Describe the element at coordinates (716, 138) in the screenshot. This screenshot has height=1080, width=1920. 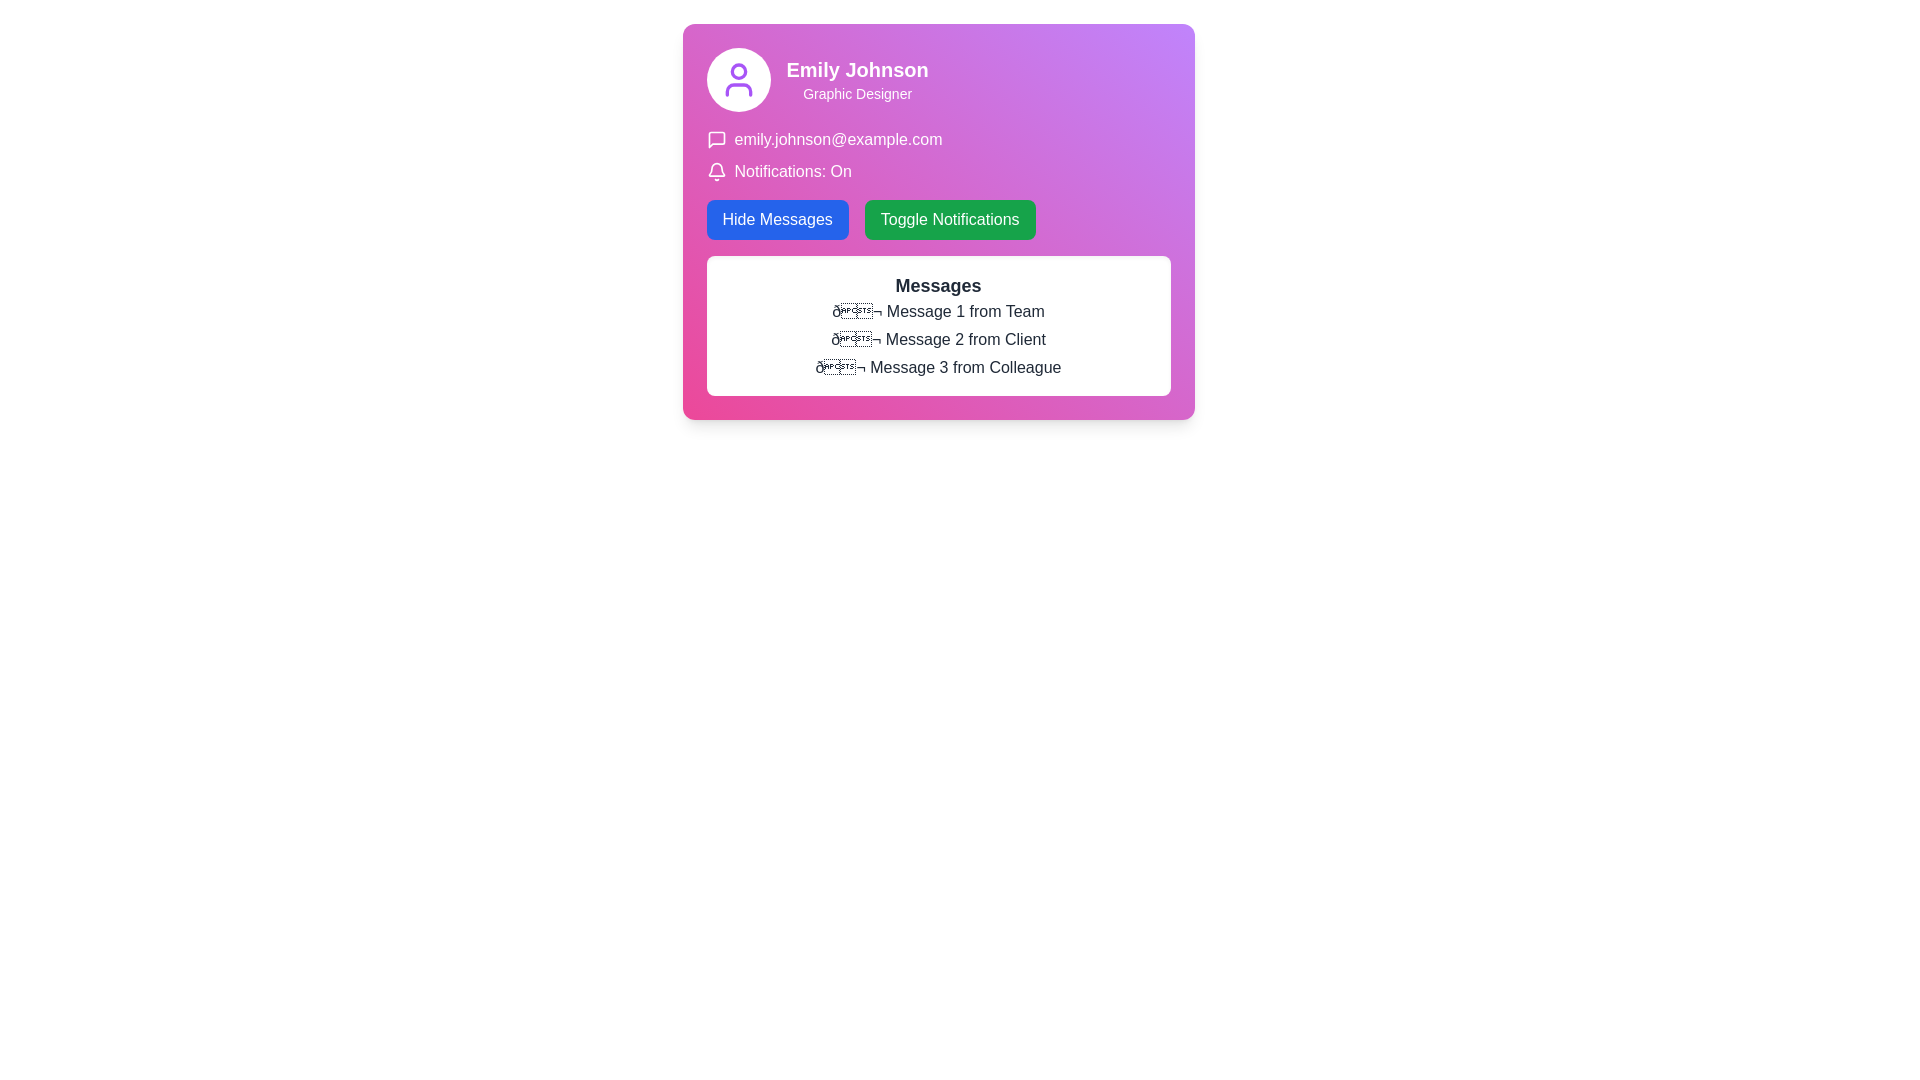
I see `the chat bubble icon located to the left of the email address 'emily.johnson@example.com' in the email display section` at that location.